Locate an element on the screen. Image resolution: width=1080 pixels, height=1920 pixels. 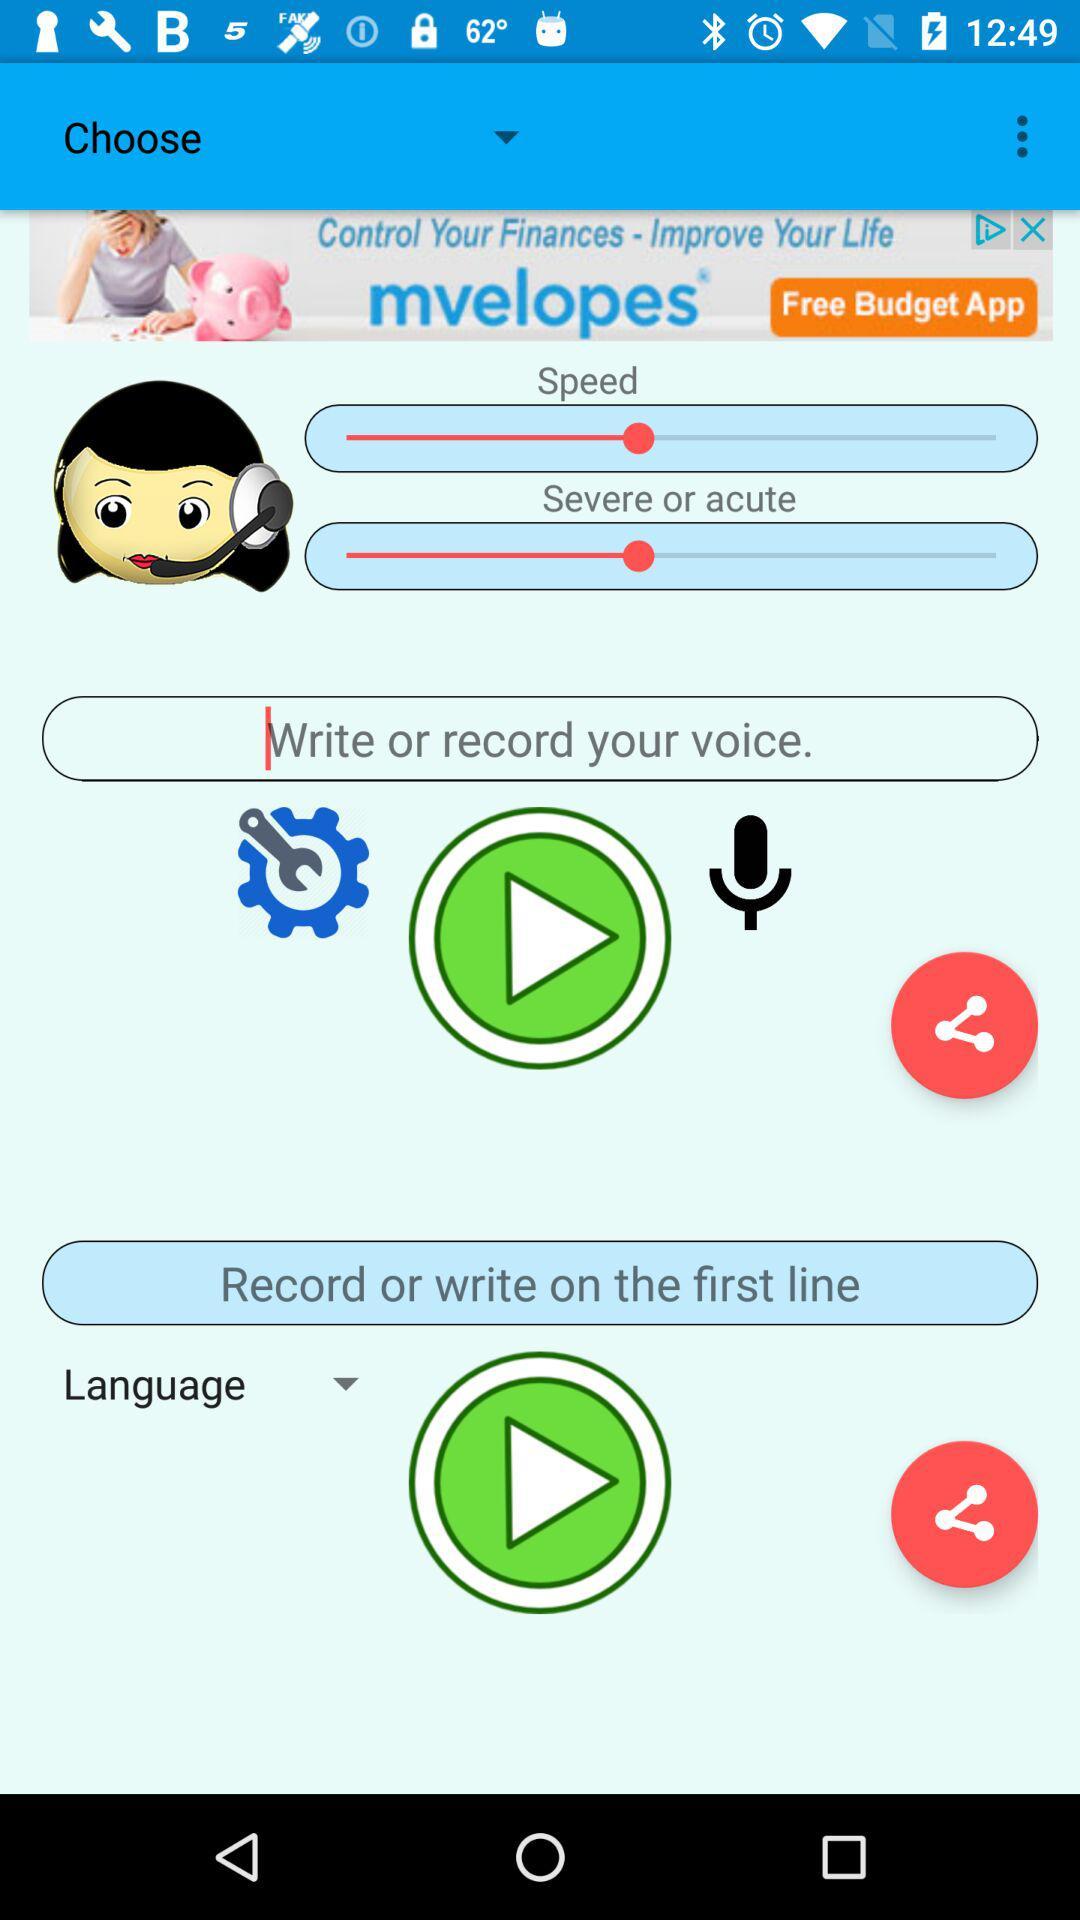
the share icon is located at coordinates (963, 1514).